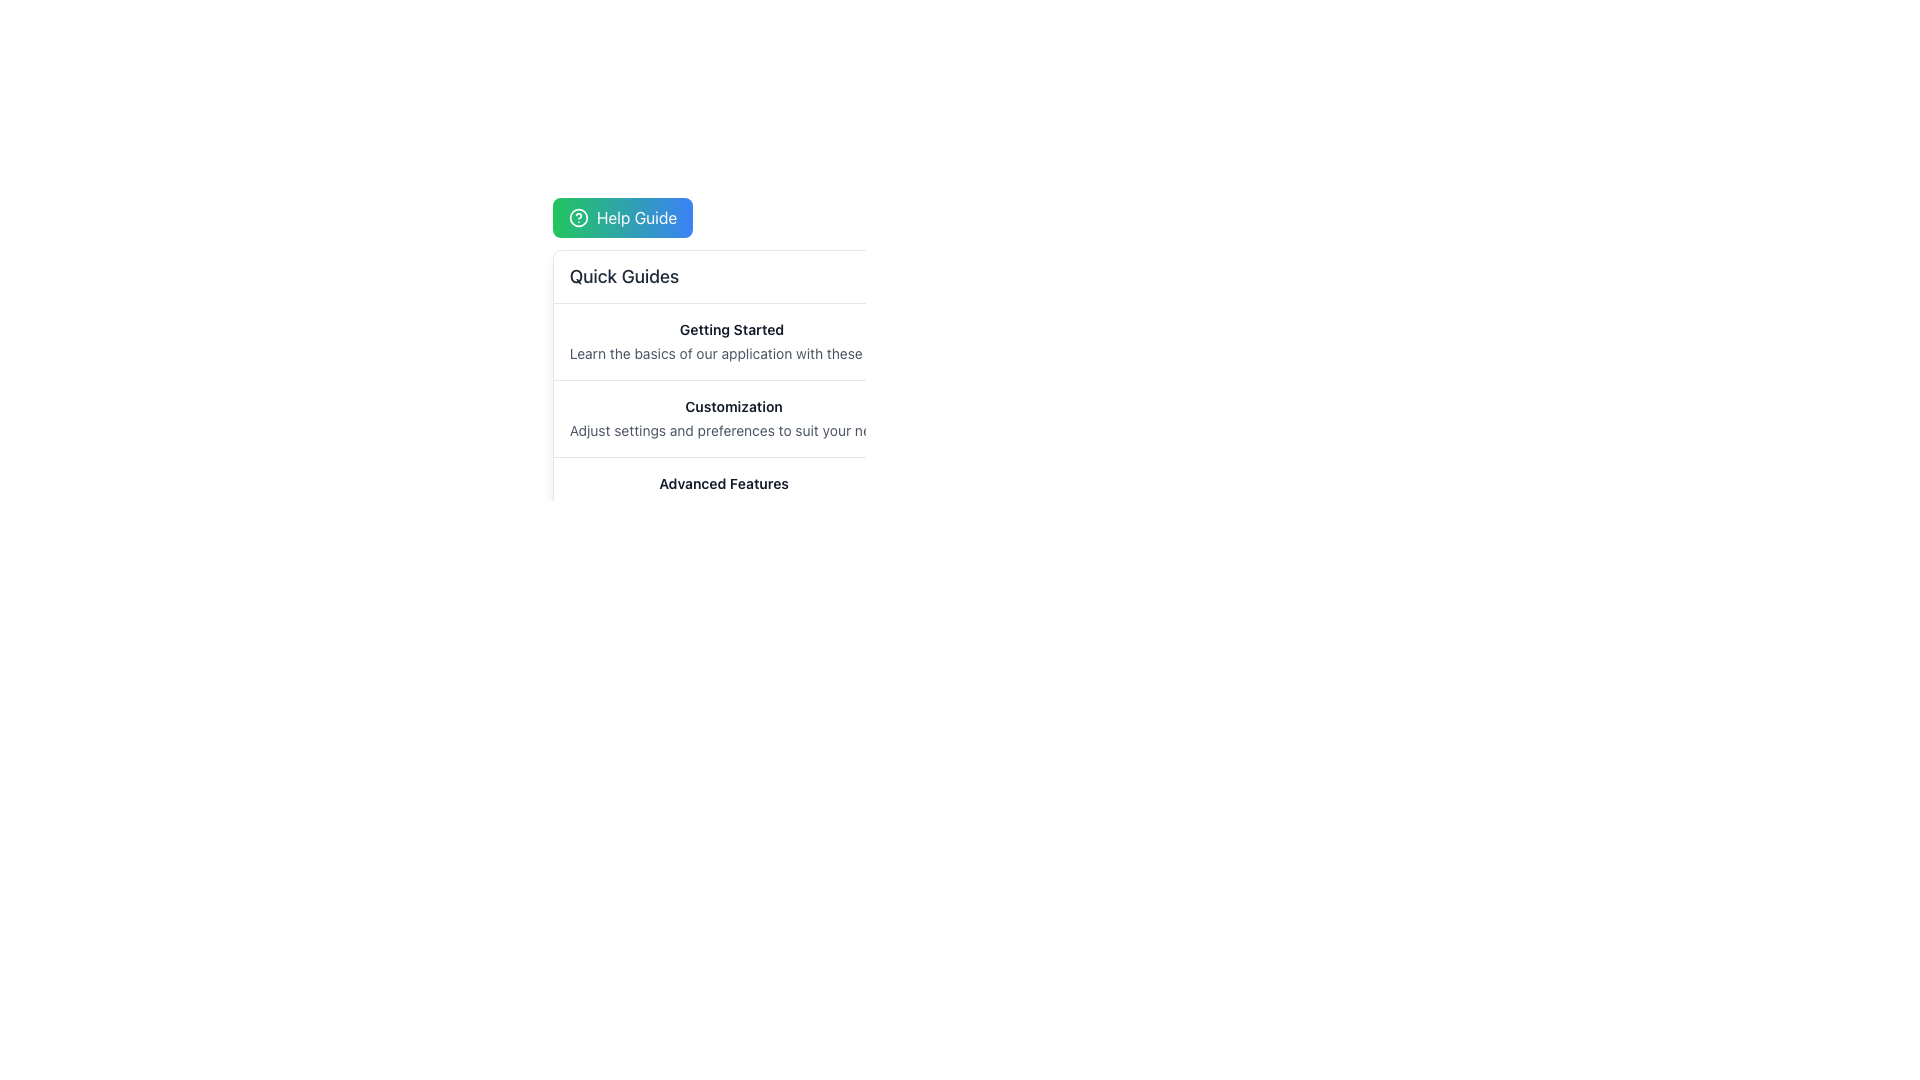 The height and width of the screenshot is (1080, 1920). What do you see at coordinates (622, 218) in the screenshot?
I see `the 'Help Guide' button, which has a gradient background from green to blue and features a question mark icon` at bounding box center [622, 218].